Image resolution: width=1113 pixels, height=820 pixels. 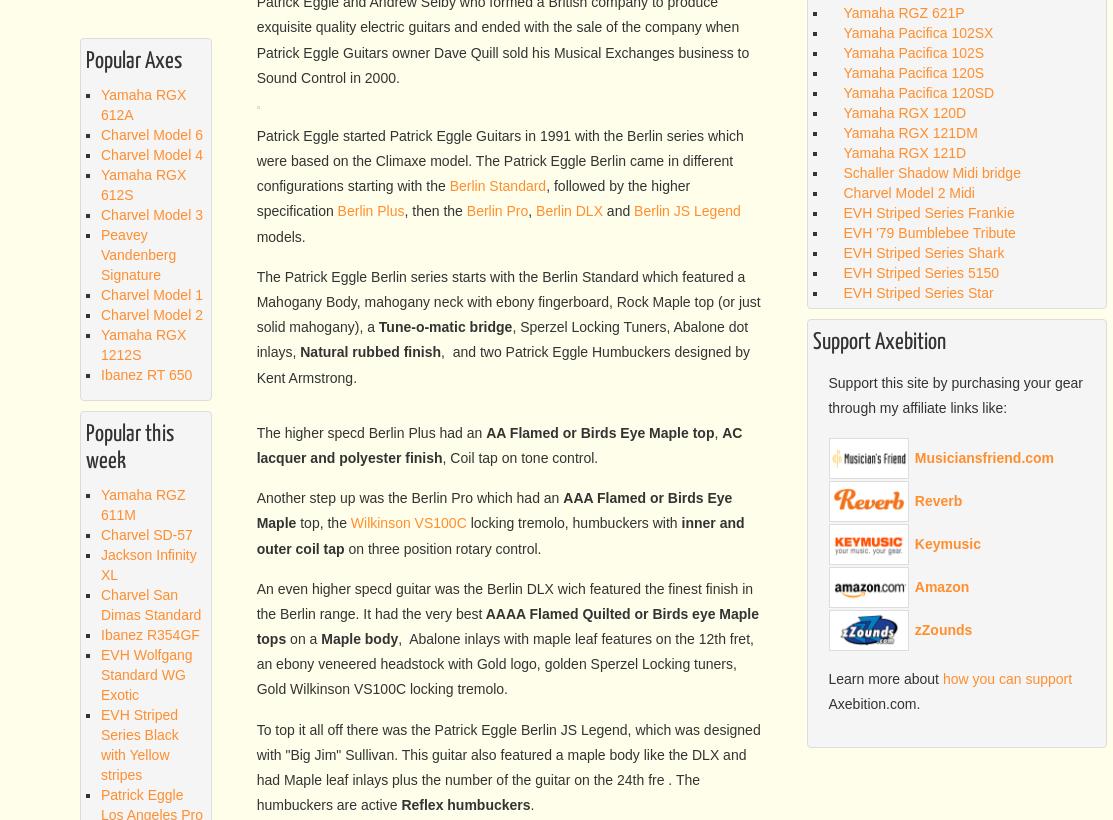 What do you see at coordinates (147, 562) in the screenshot?
I see `'Jackson Infinity XL'` at bounding box center [147, 562].